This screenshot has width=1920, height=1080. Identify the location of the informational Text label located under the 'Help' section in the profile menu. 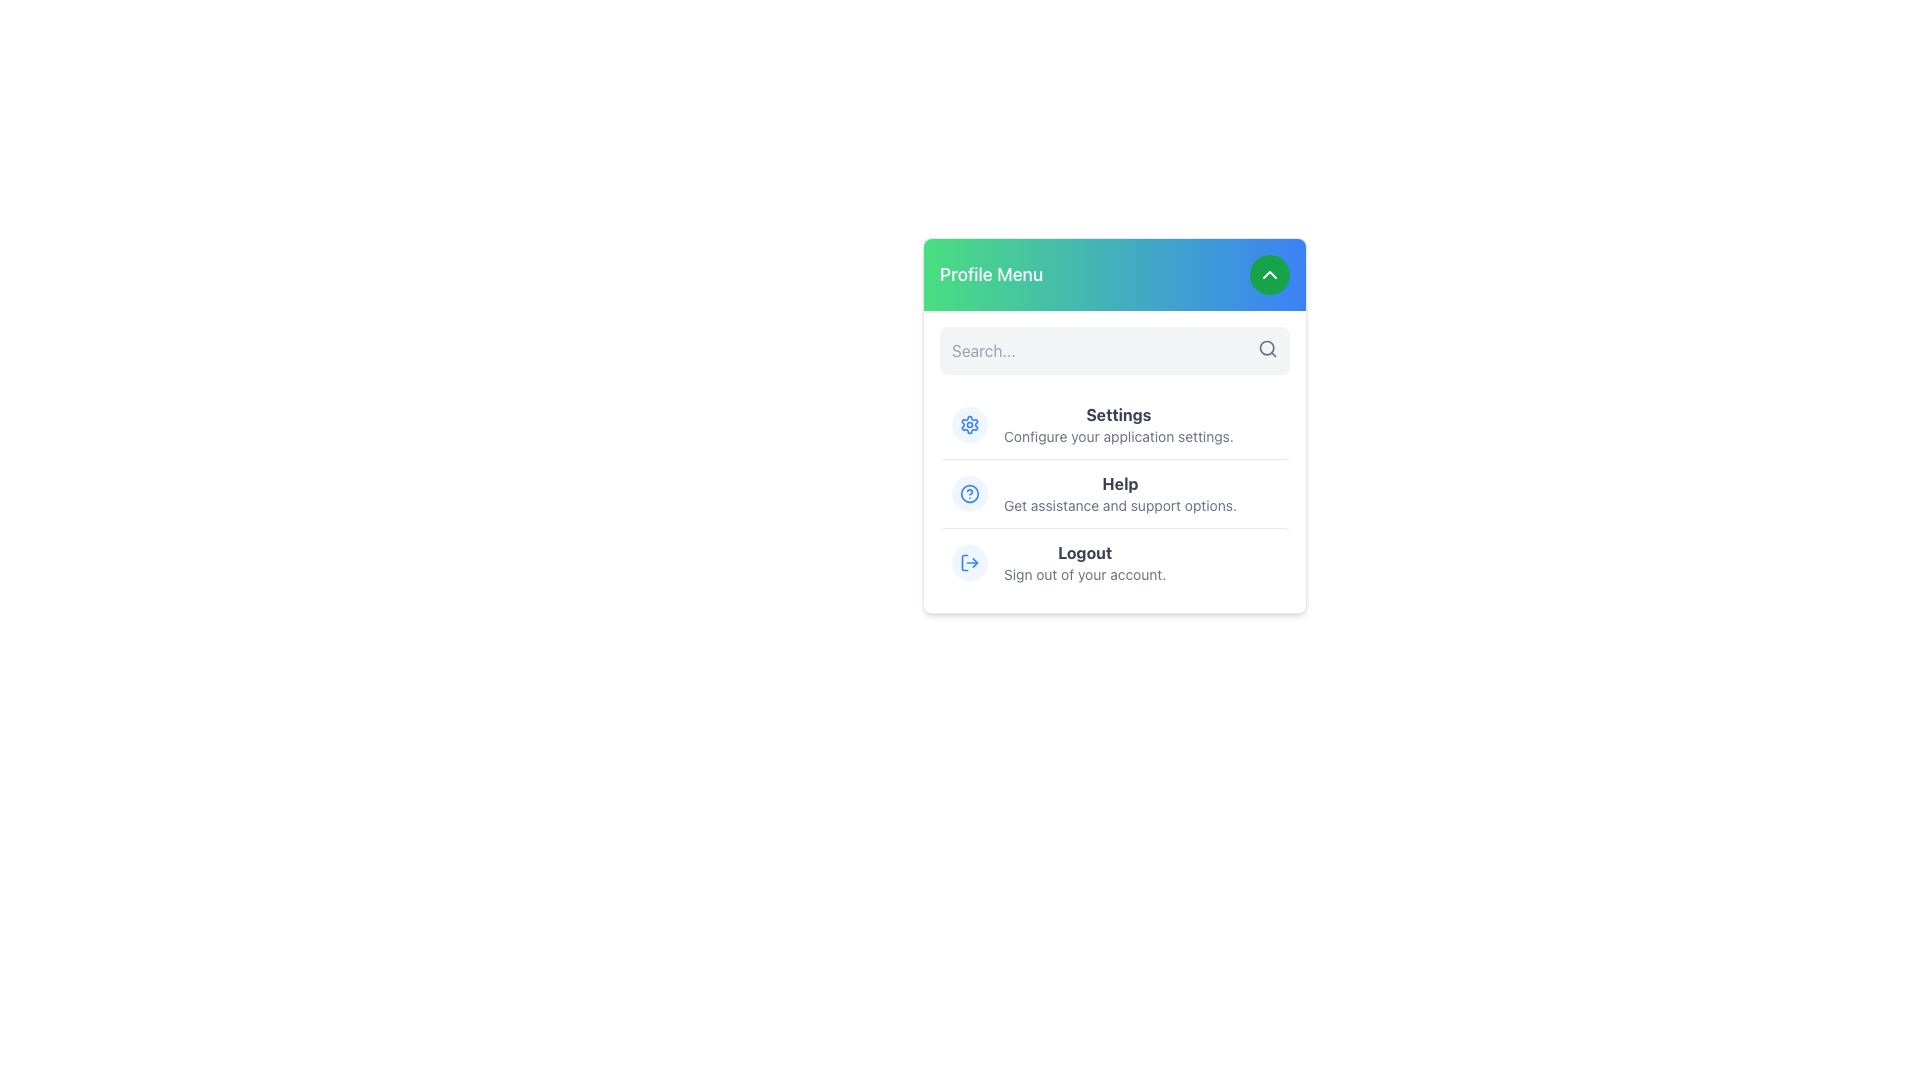
(1120, 504).